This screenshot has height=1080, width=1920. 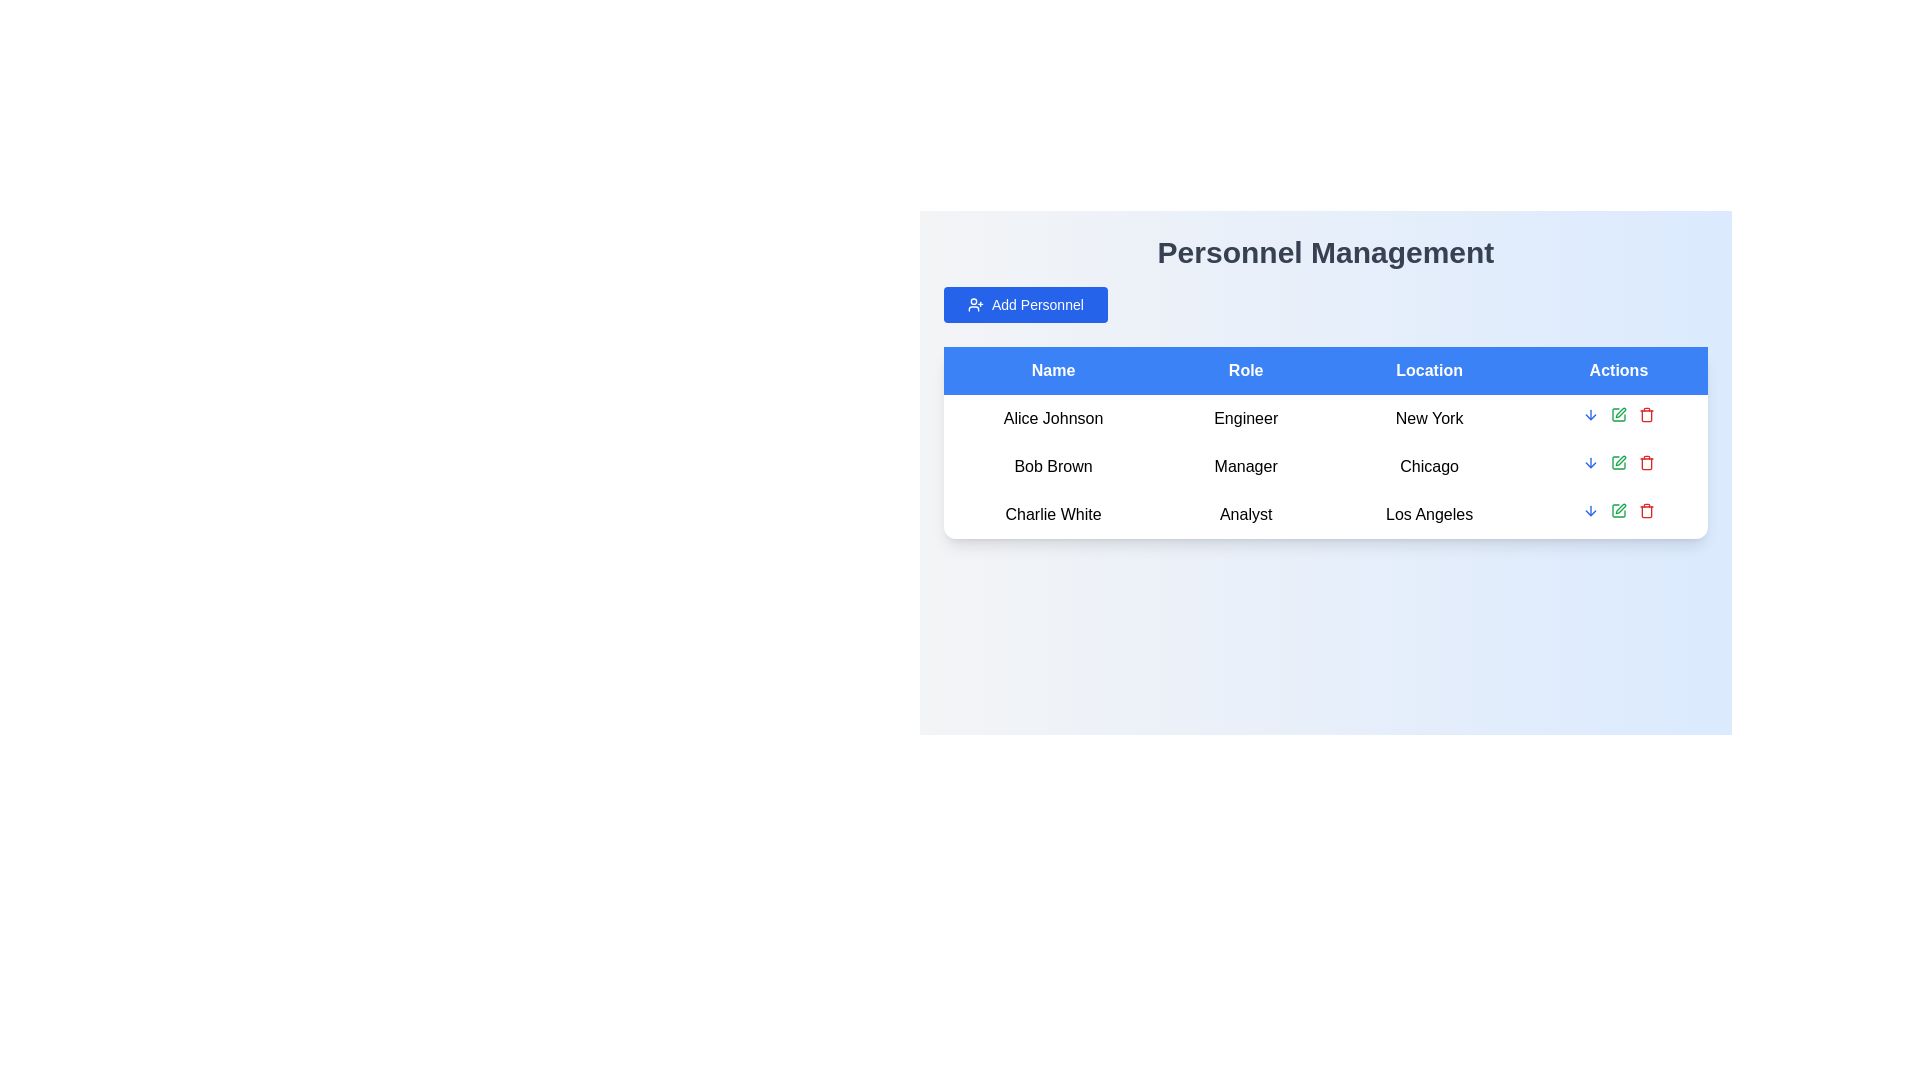 What do you see at coordinates (1618, 370) in the screenshot?
I see `the 'Actions' text header element, which is a rectangular box with white text on a blue background` at bounding box center [1618, 370].